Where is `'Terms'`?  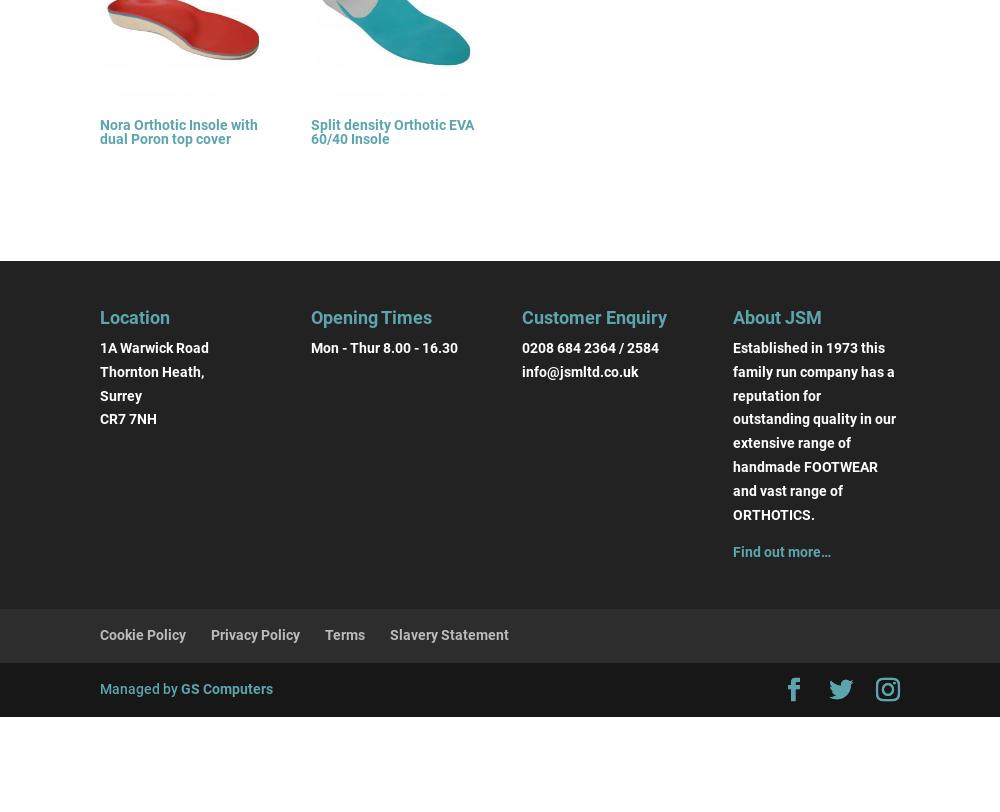
'Terms' is located at coordinates (344, 634).